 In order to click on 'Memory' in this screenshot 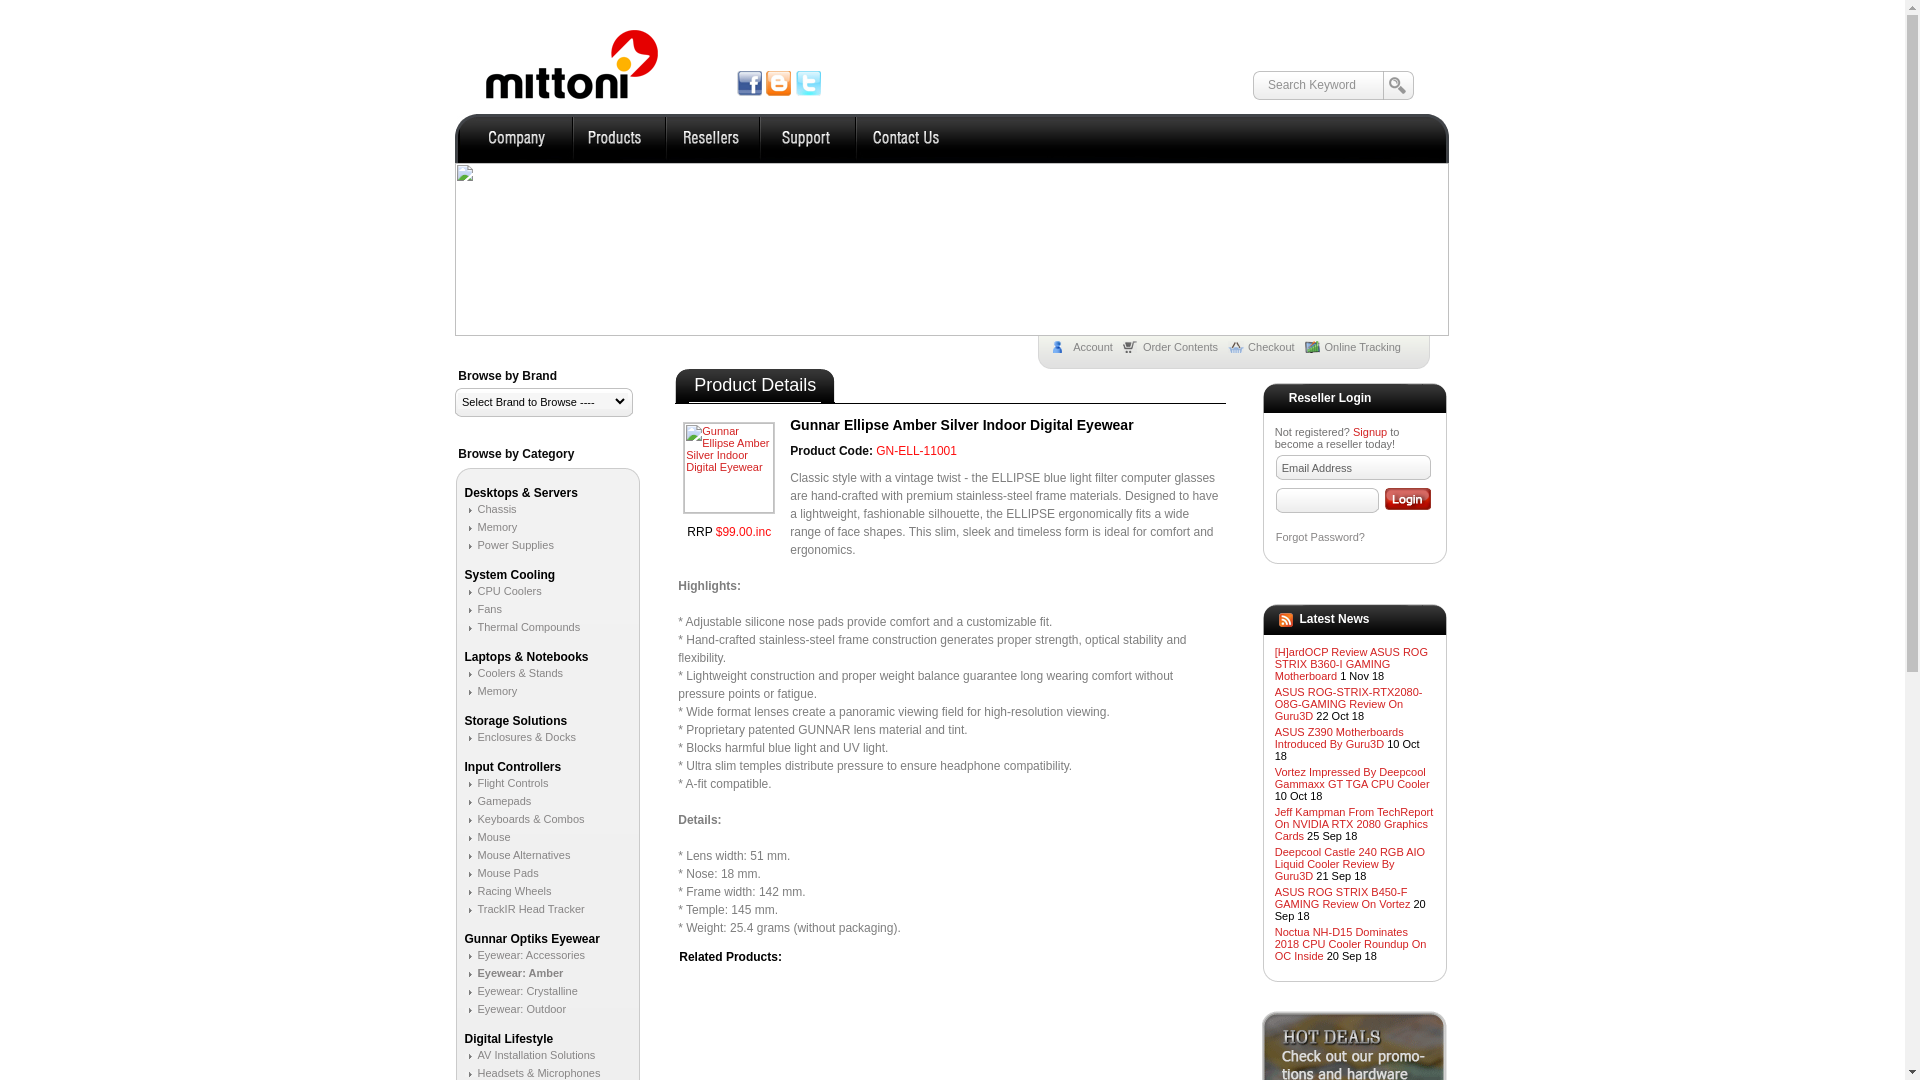, I will do `click(490, 689)`.